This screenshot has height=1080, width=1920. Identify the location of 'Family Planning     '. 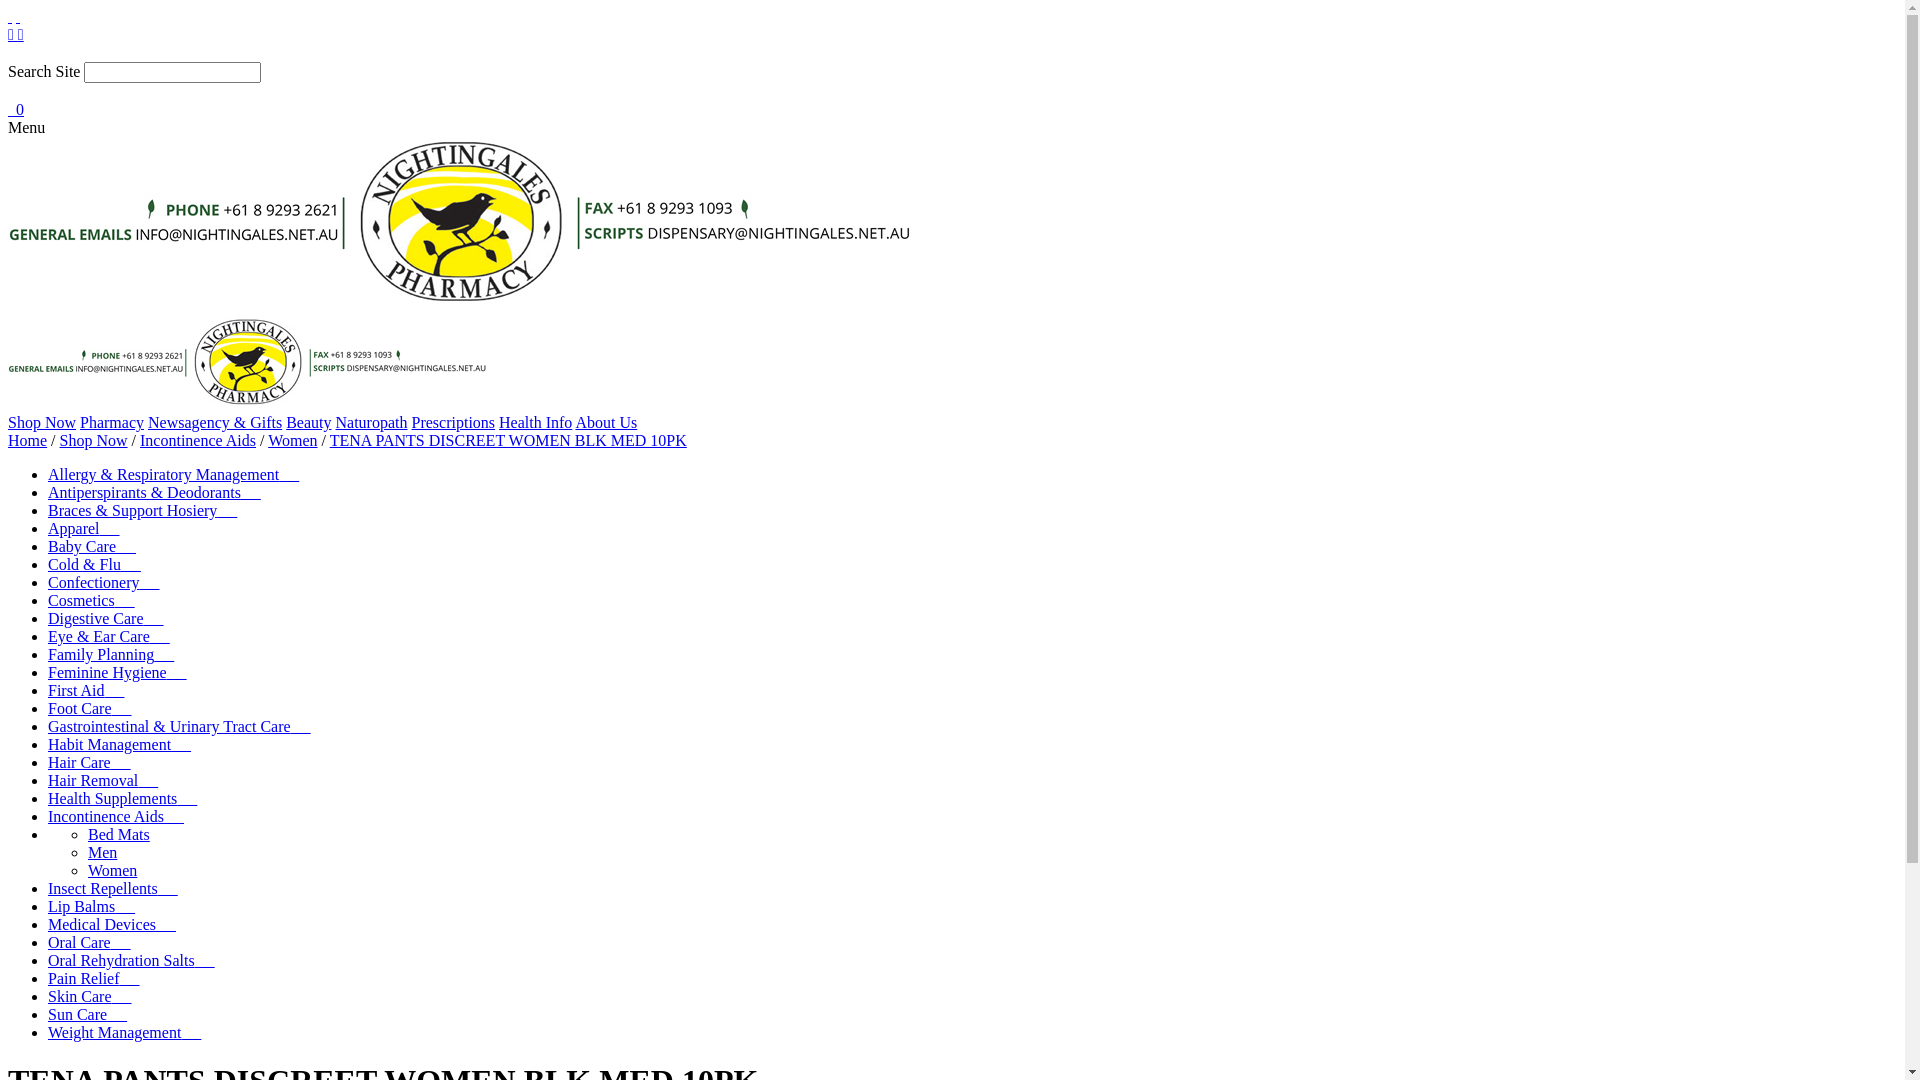
(109, 654).